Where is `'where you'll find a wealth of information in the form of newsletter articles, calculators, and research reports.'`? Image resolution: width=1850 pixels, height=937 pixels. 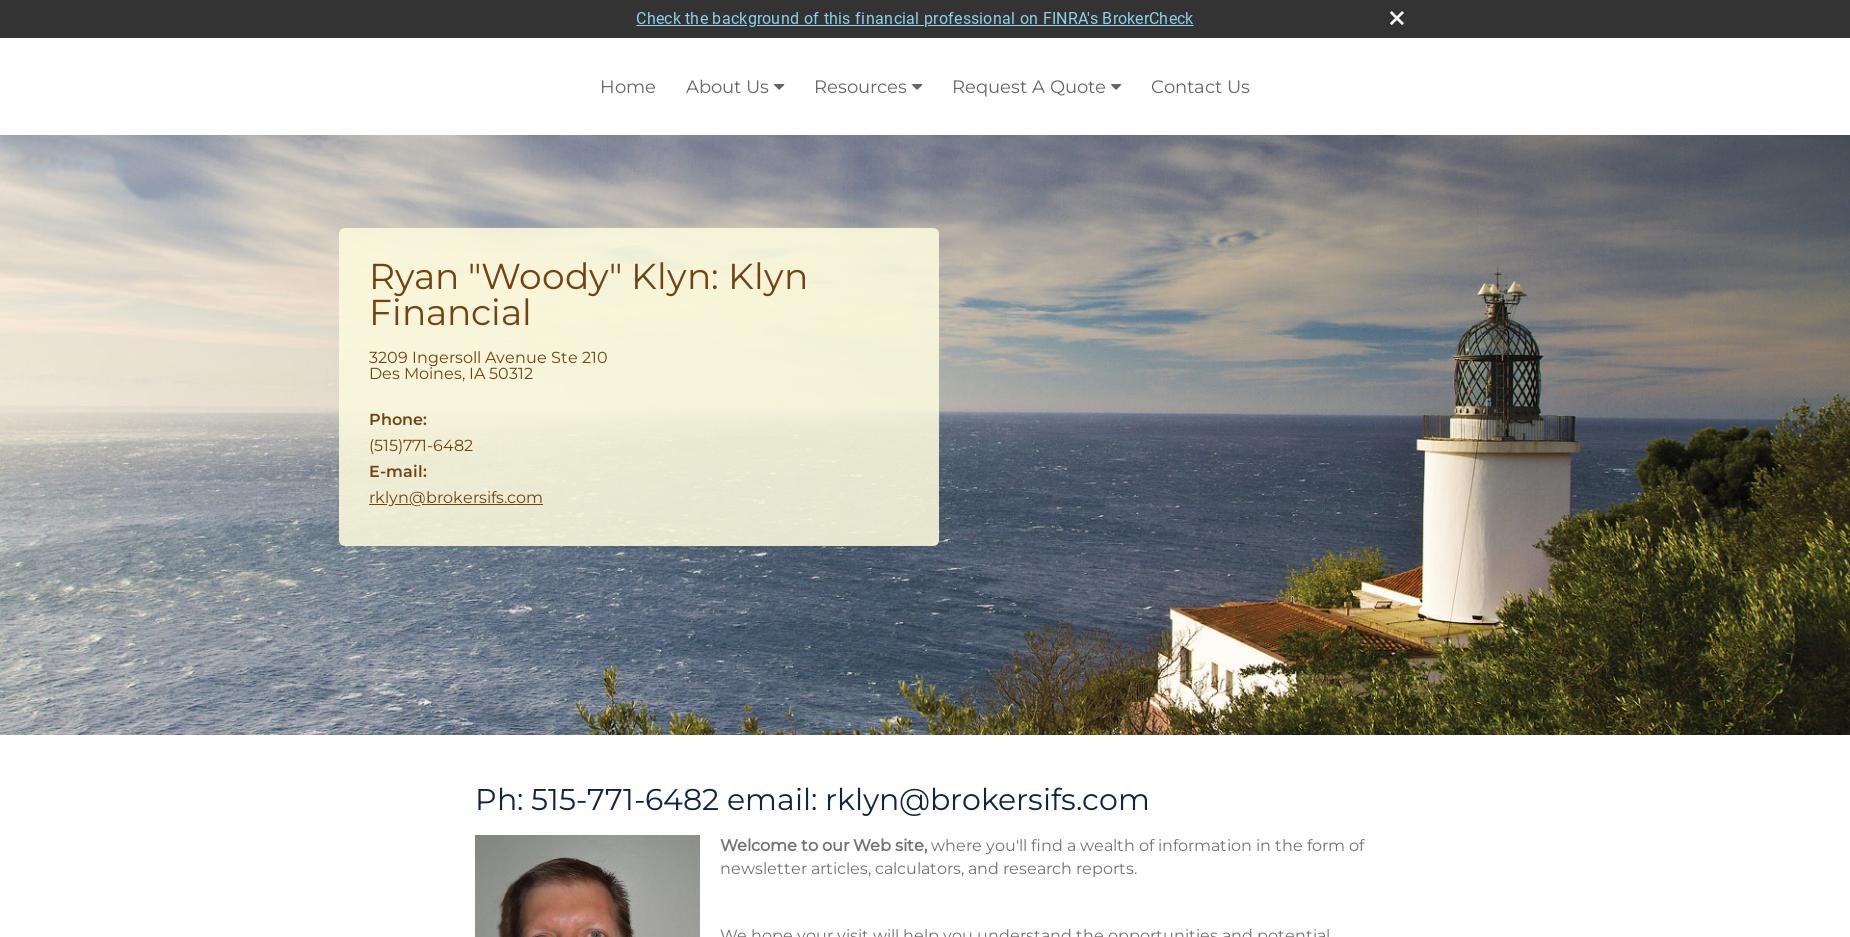 'where you'll find a wealth of information in the form of newsletter articles, calculators, and research reports.' is located at coordinates (1040, 52).